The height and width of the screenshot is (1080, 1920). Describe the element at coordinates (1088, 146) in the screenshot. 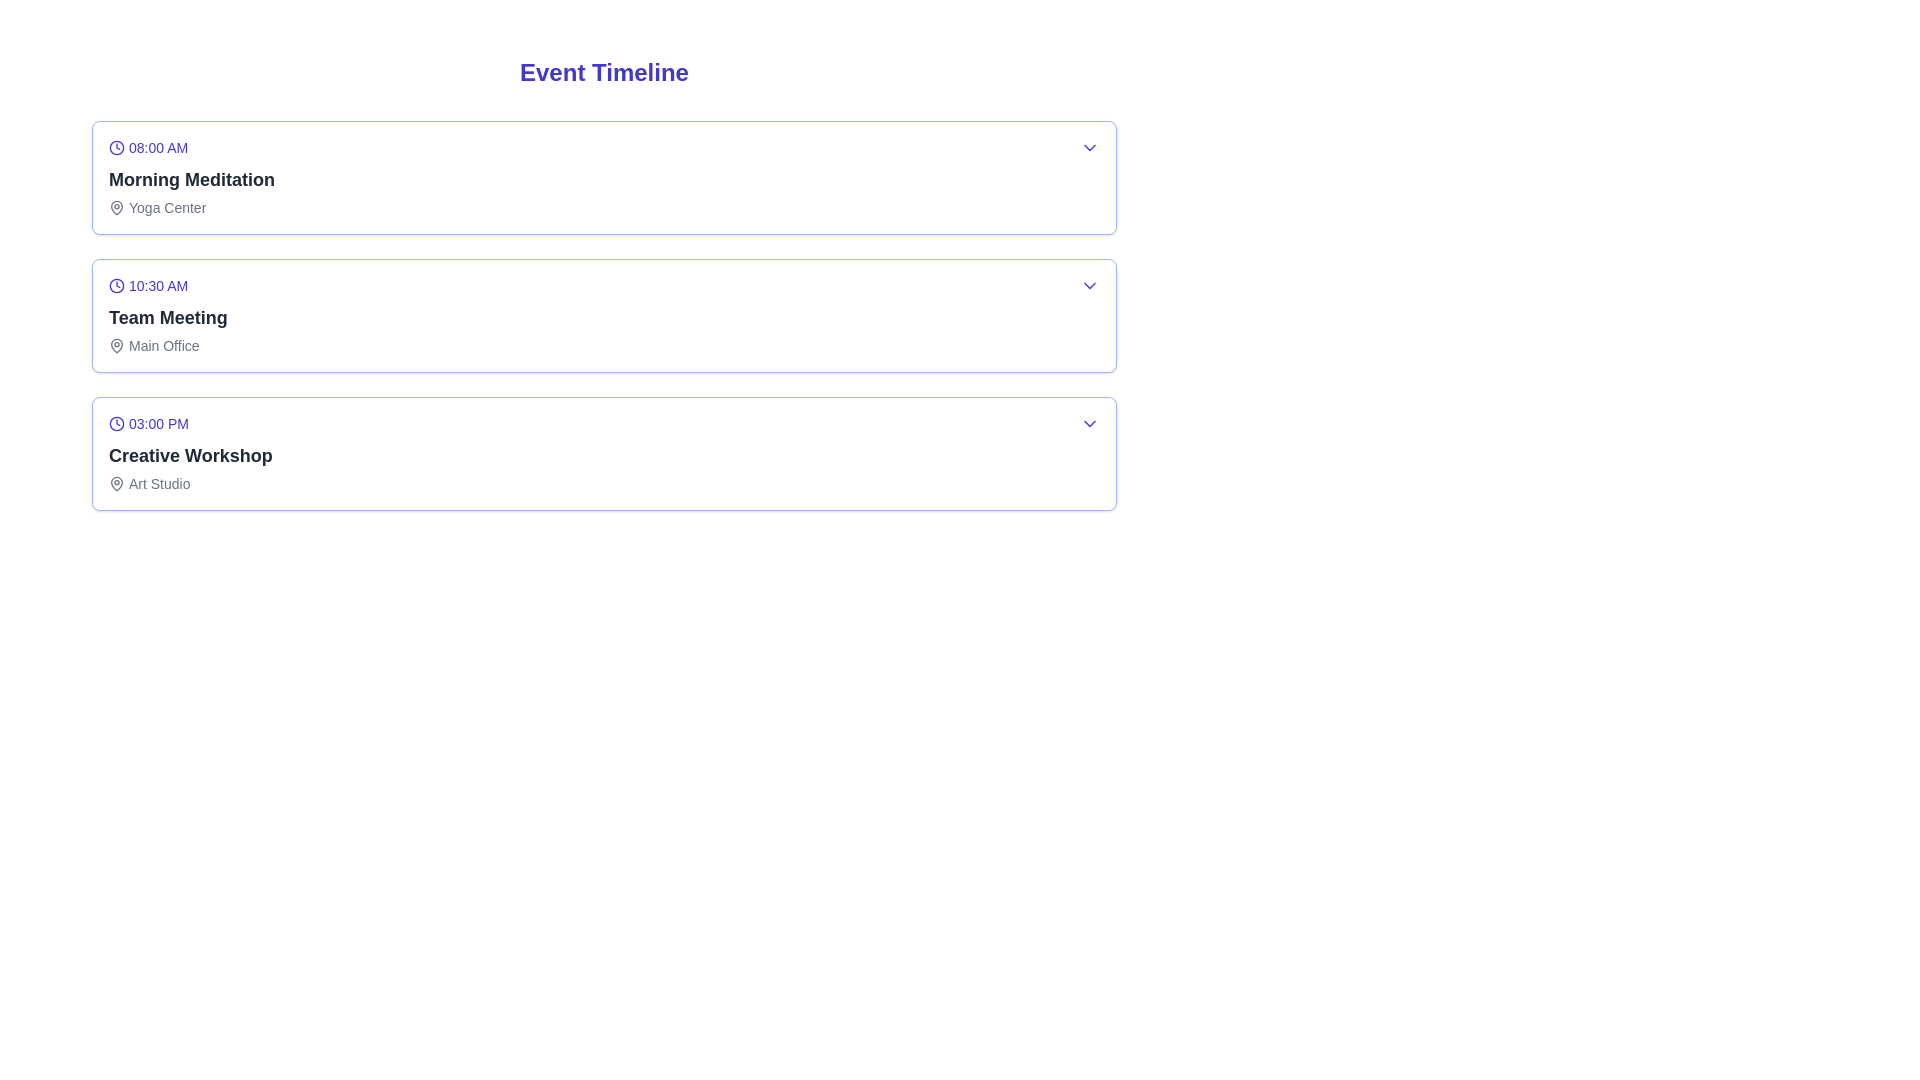

I see `the indigo downward-pointing chevron icon indicating expandable sections in the event timeline layout for the '08:00 AM Morning Meditation' event entry` at that location.